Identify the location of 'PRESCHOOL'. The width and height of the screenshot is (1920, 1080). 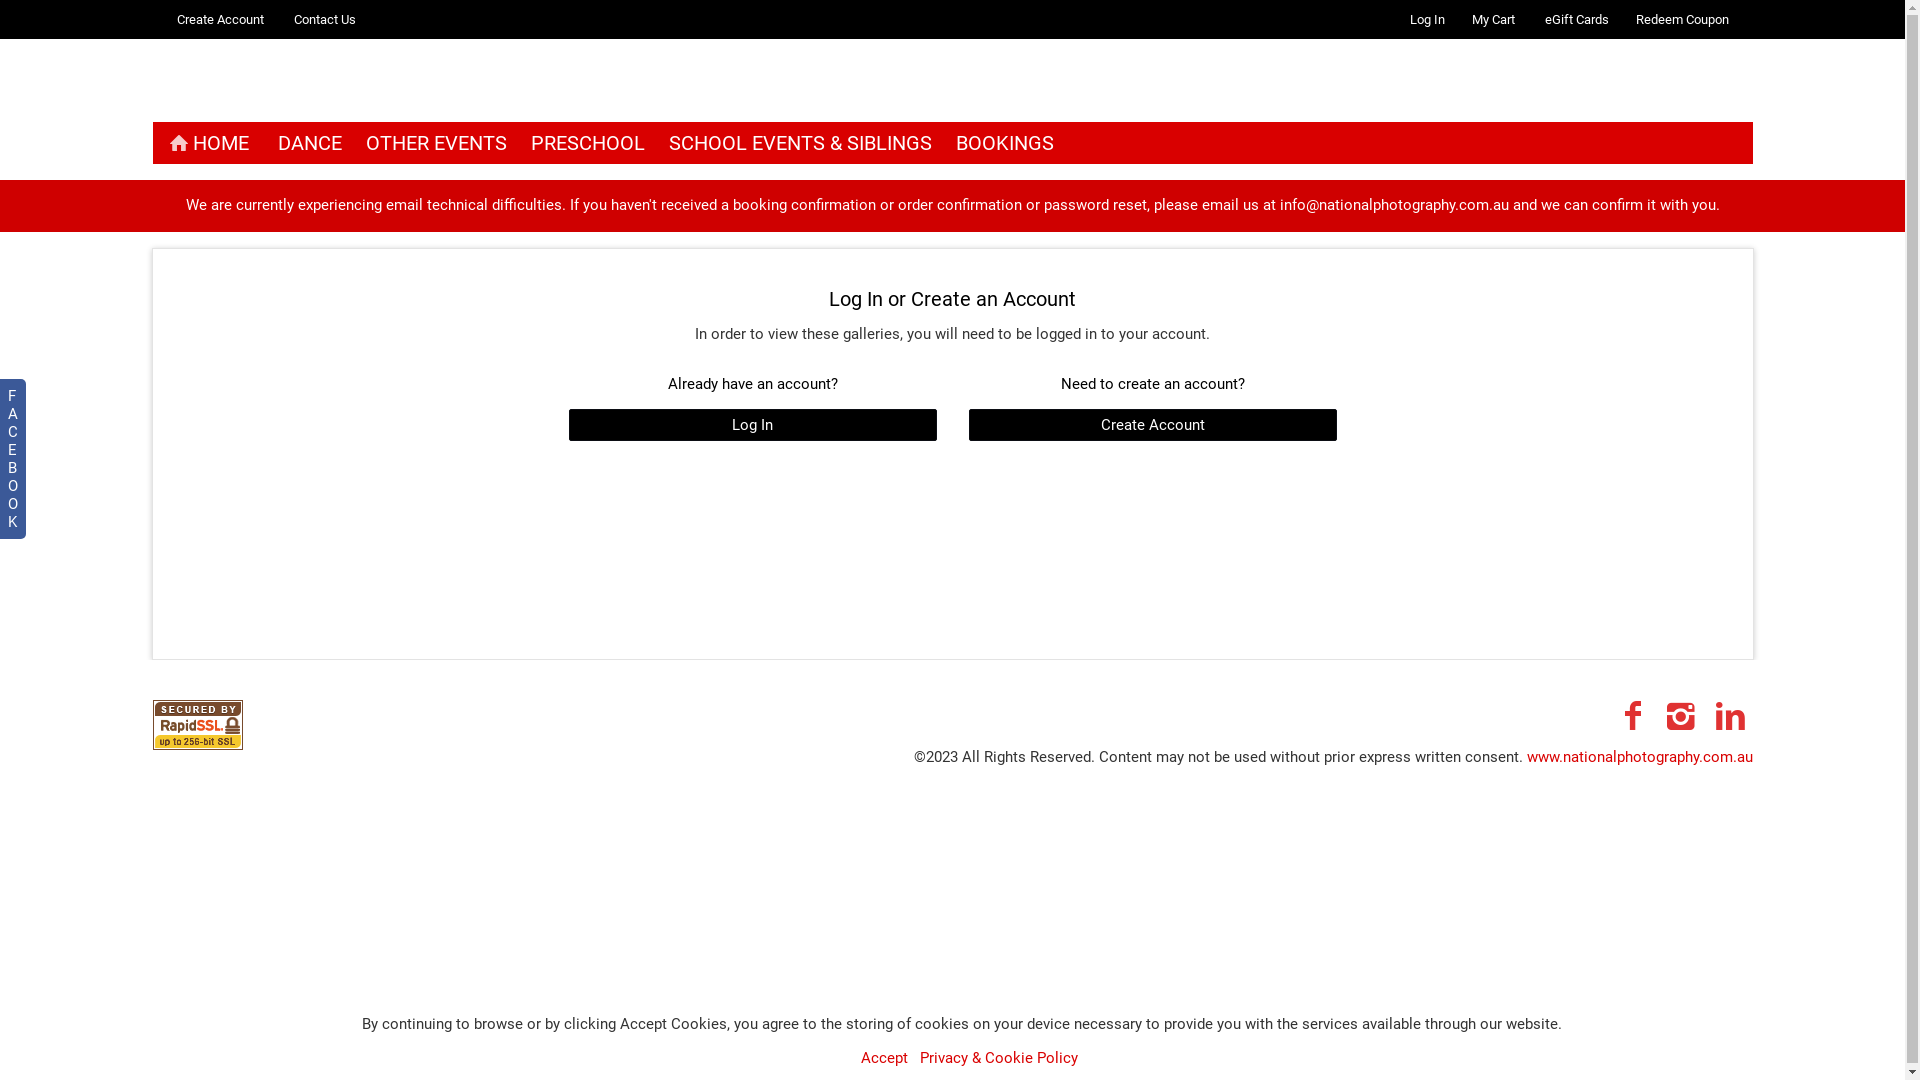
(585, 141).